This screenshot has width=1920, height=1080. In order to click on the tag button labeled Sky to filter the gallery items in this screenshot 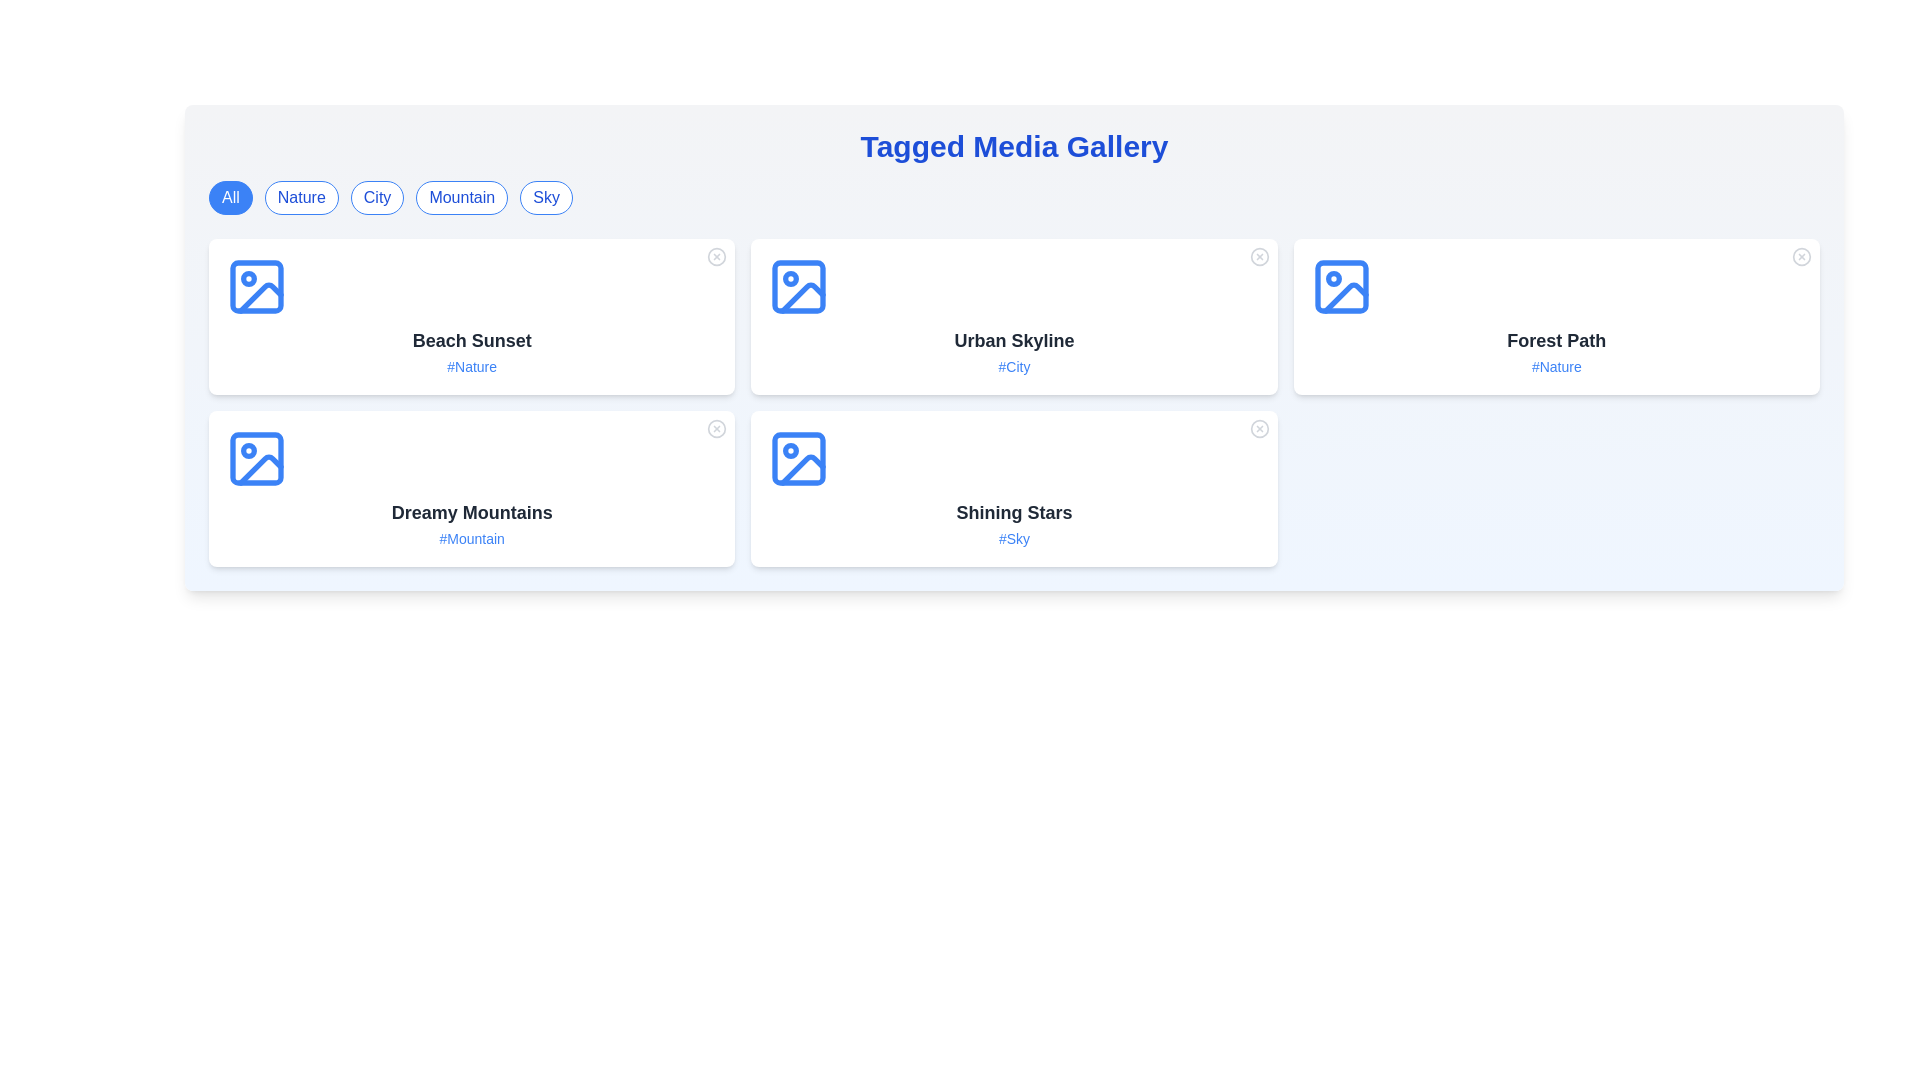, I will do `click(546, 197)`.